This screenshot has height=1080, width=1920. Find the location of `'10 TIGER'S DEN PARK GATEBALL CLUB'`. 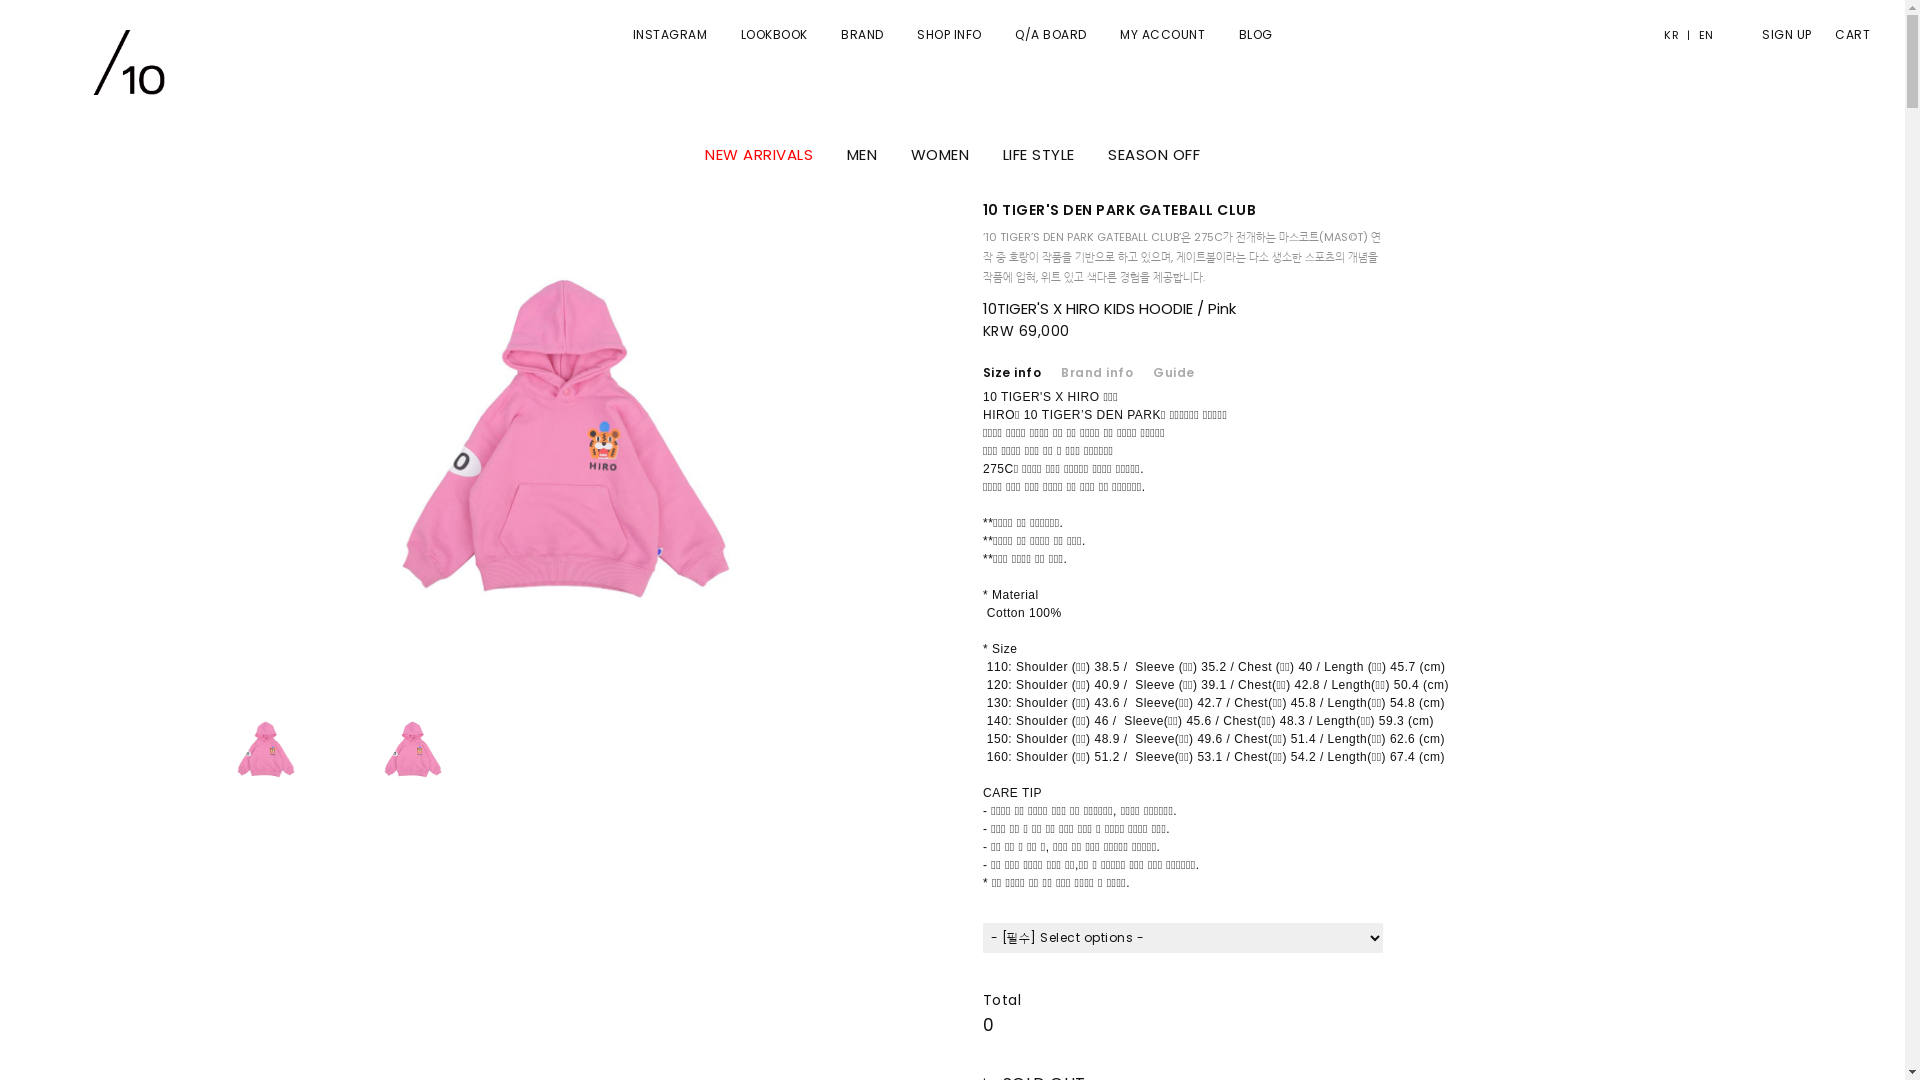

'10 TIGER'S DEN PARK GATEBALL CLUB' is located at coordinates (1118, 209).